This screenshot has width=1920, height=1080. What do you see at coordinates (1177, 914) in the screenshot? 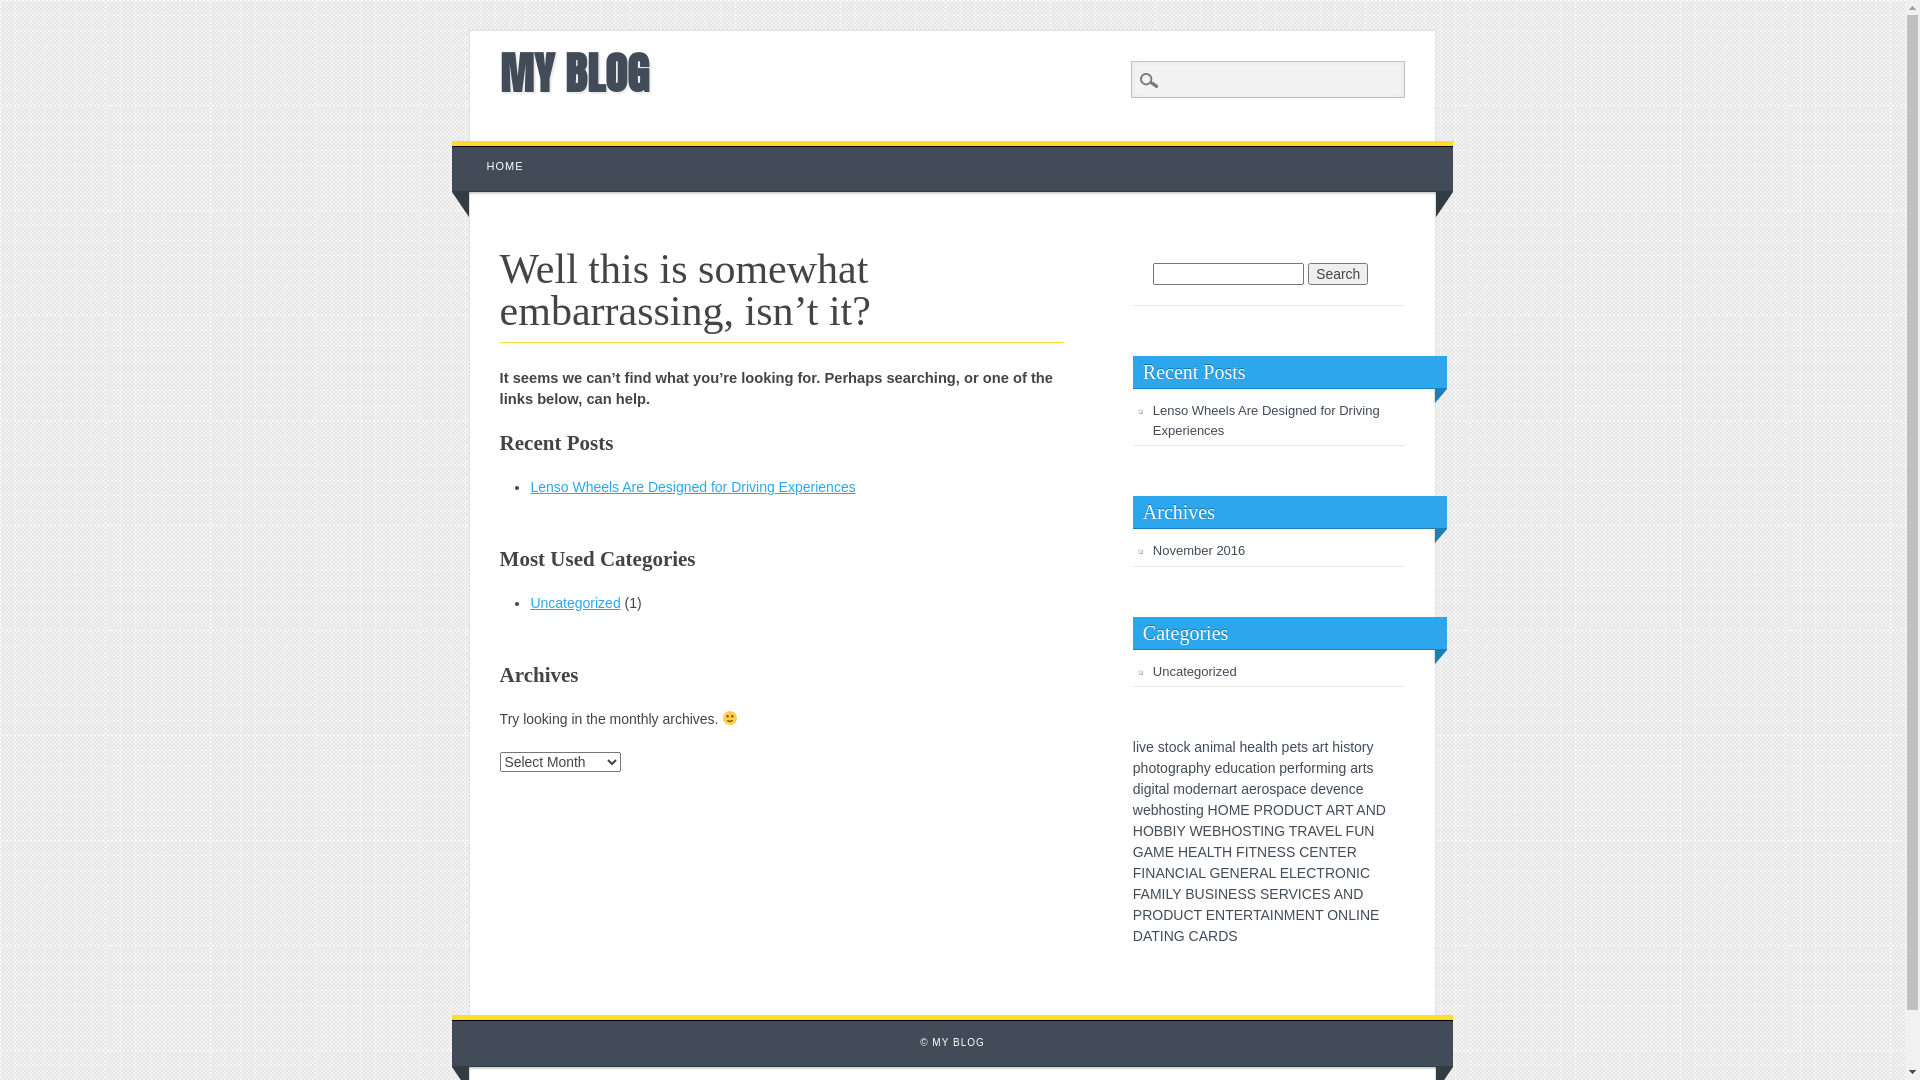
I see `'U'` at bounding box center [1177, 914].